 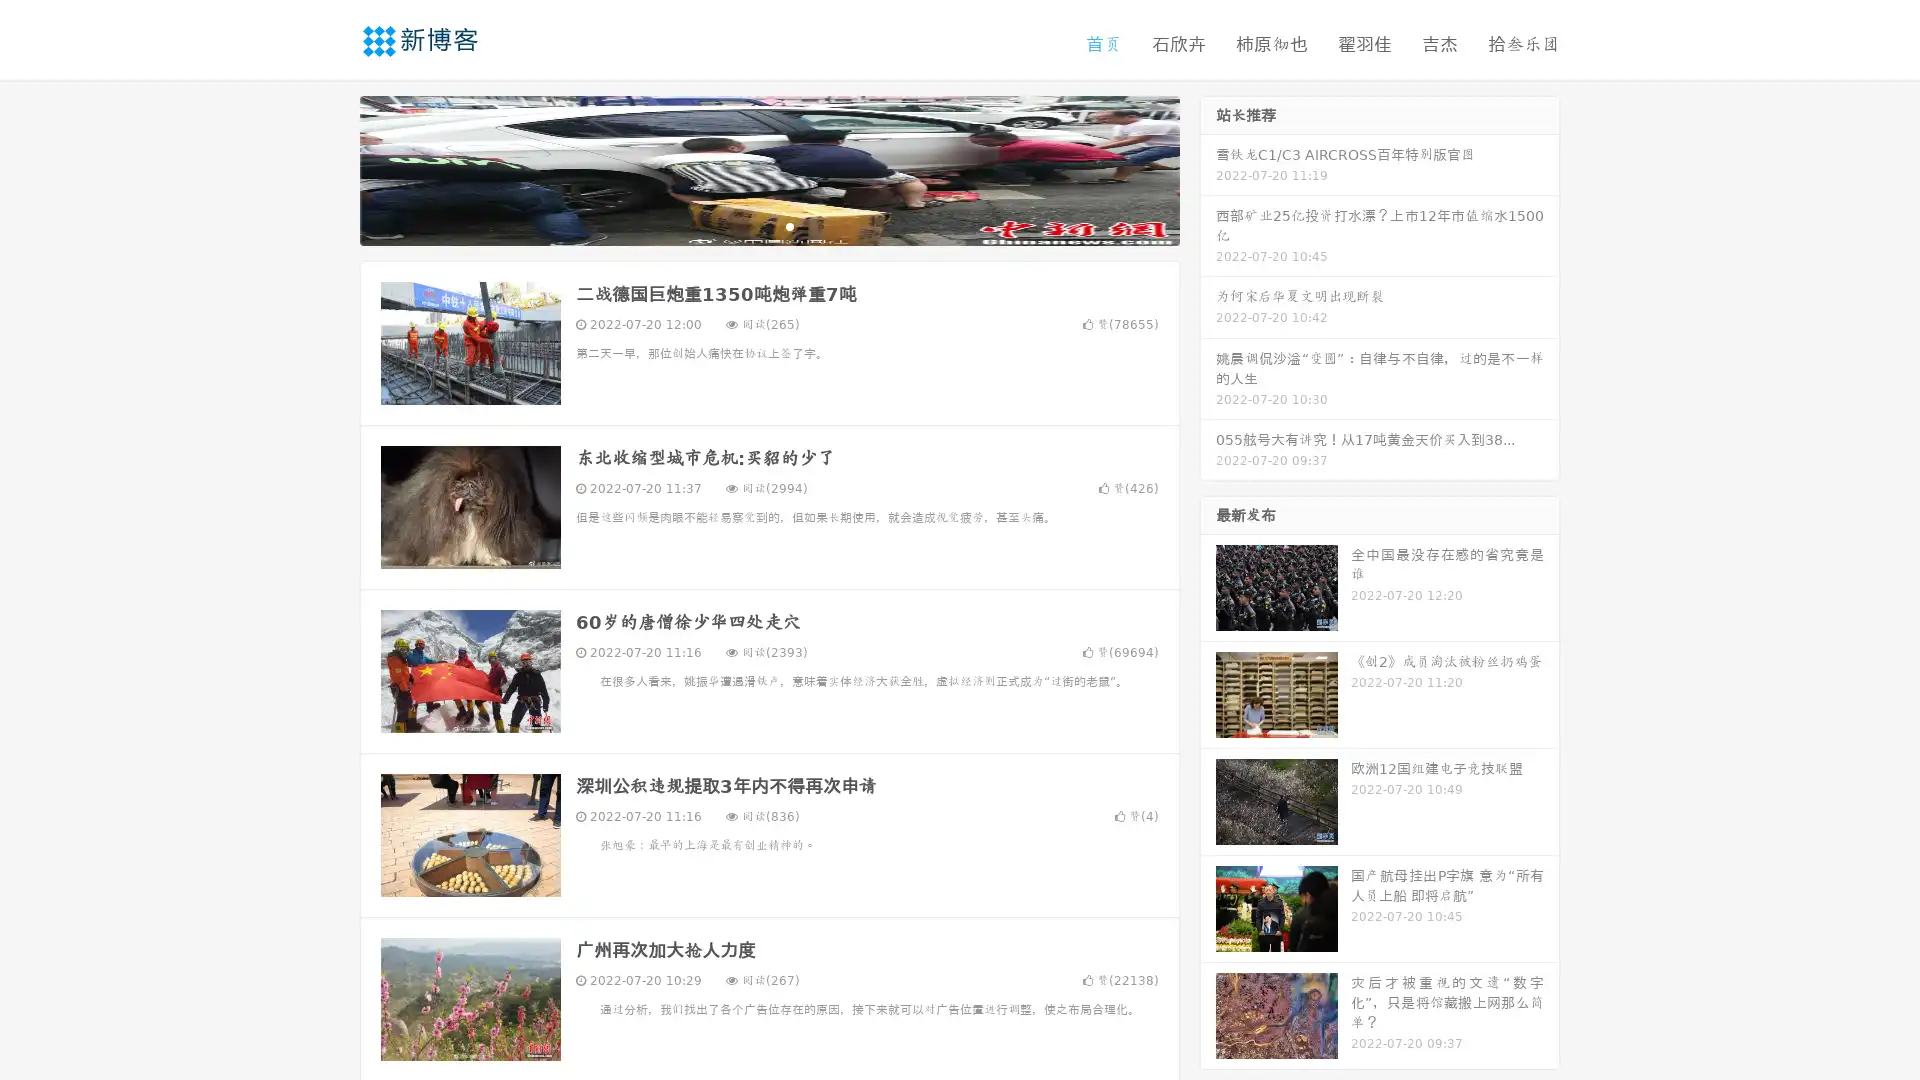 What do you see at coordinates (748, 225) in the screenshot?
I see `Go to slide 1` at bounding box center [748, 225].